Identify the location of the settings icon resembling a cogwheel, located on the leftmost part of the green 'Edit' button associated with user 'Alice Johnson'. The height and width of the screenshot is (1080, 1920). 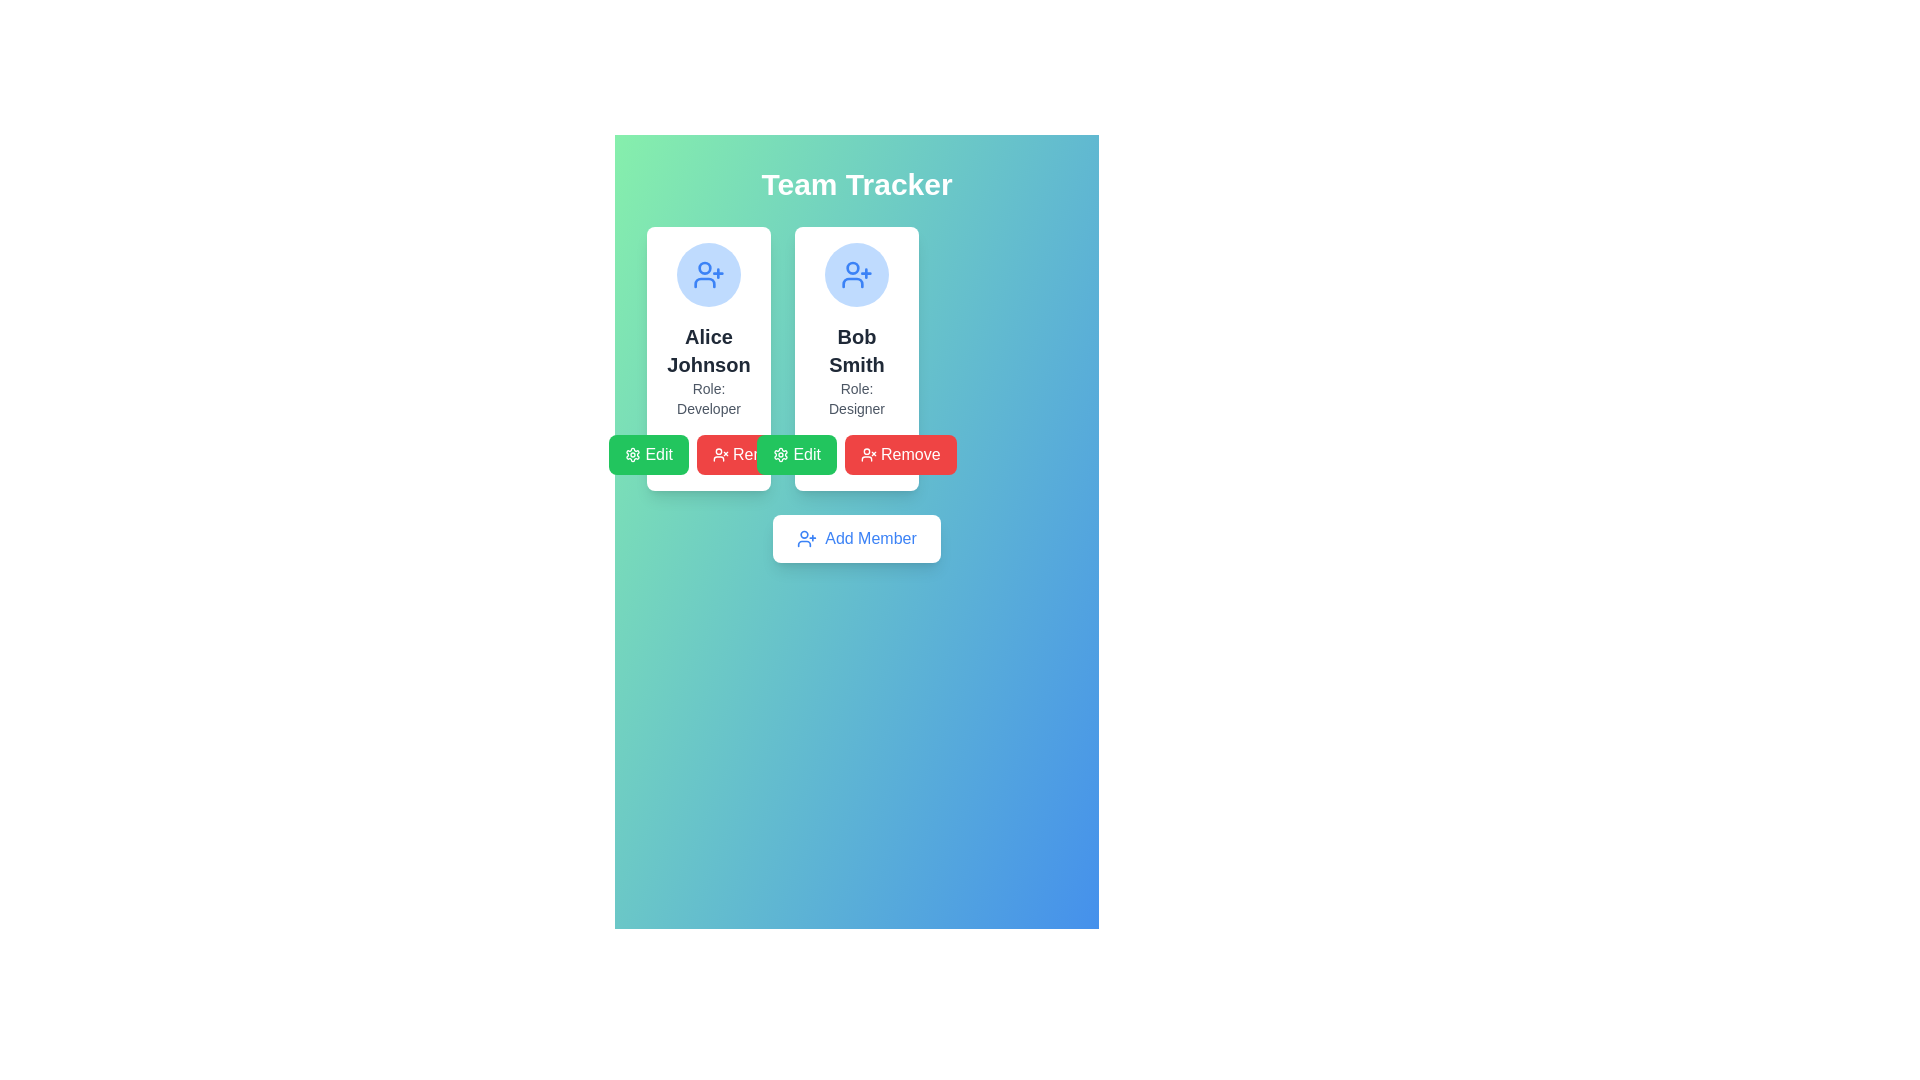
(780, 455).